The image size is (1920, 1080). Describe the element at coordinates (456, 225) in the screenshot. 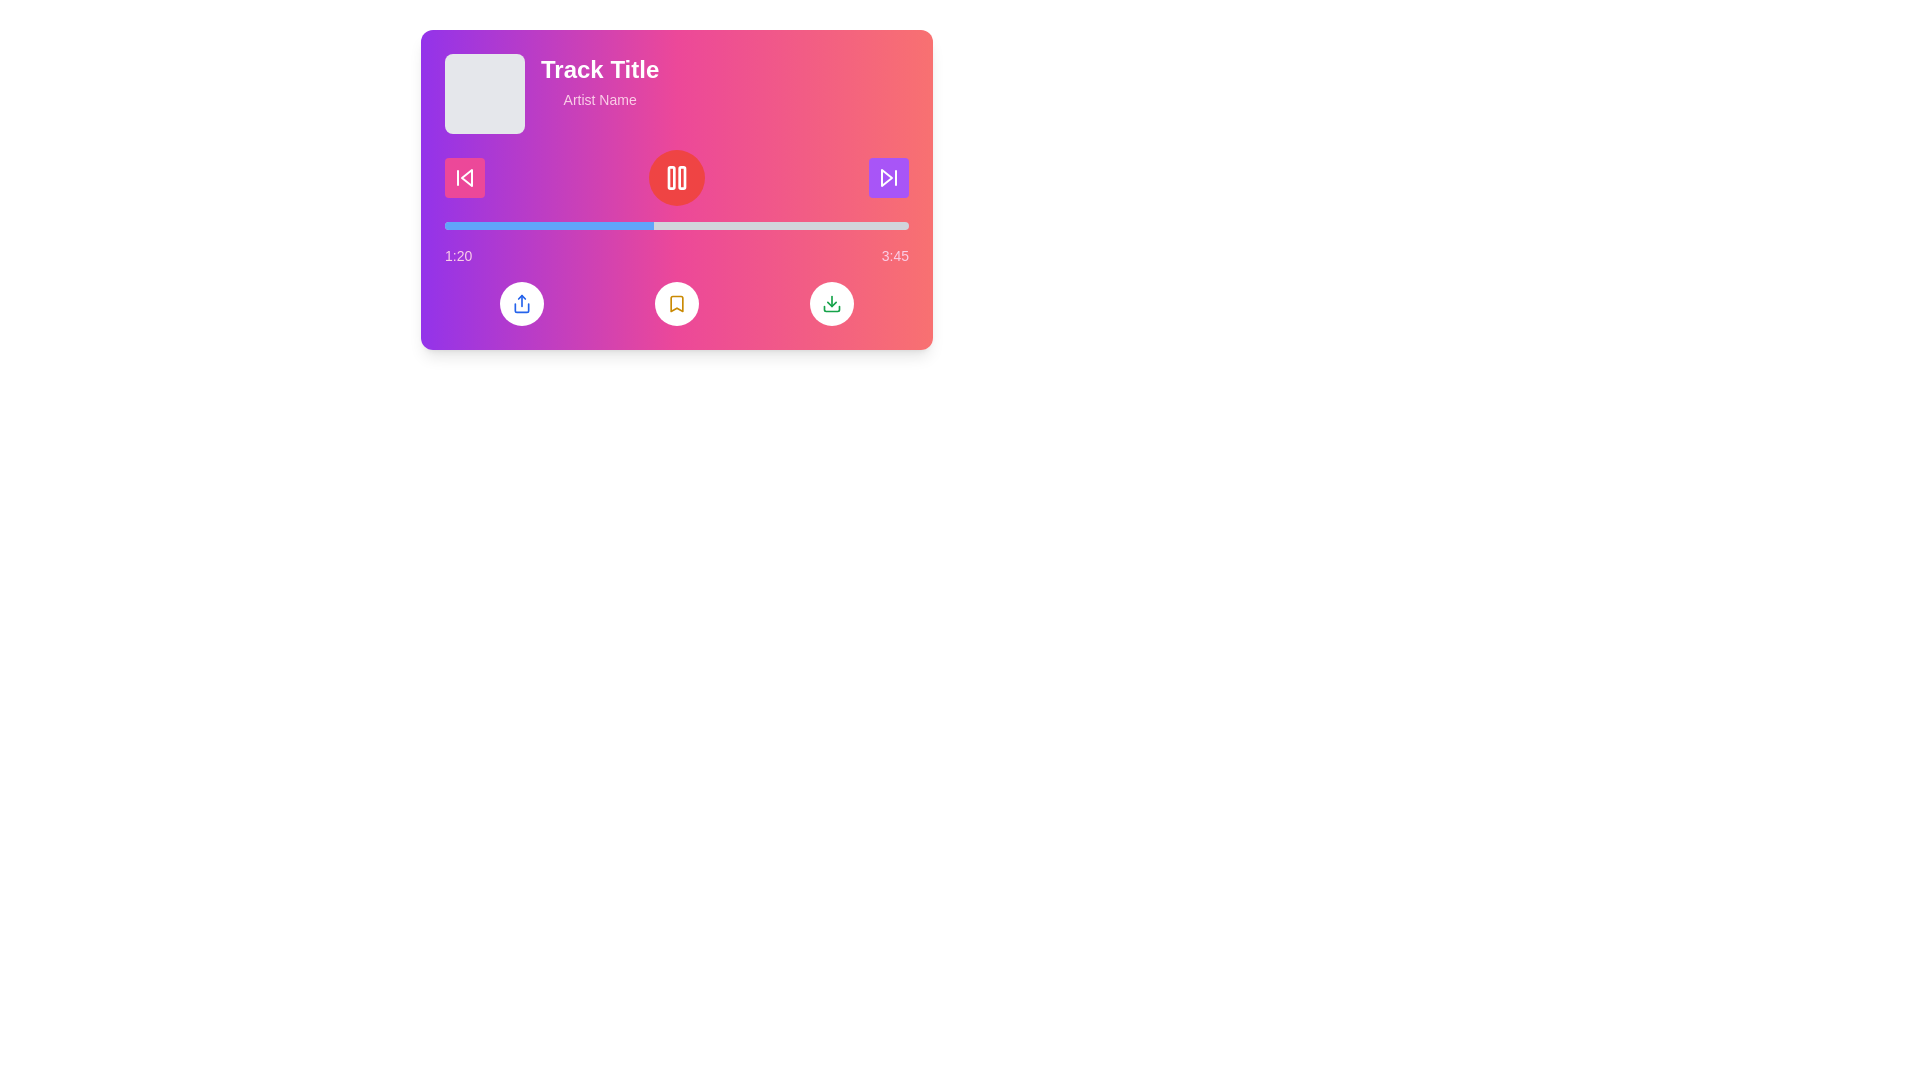

I see `playback progress` at that location.